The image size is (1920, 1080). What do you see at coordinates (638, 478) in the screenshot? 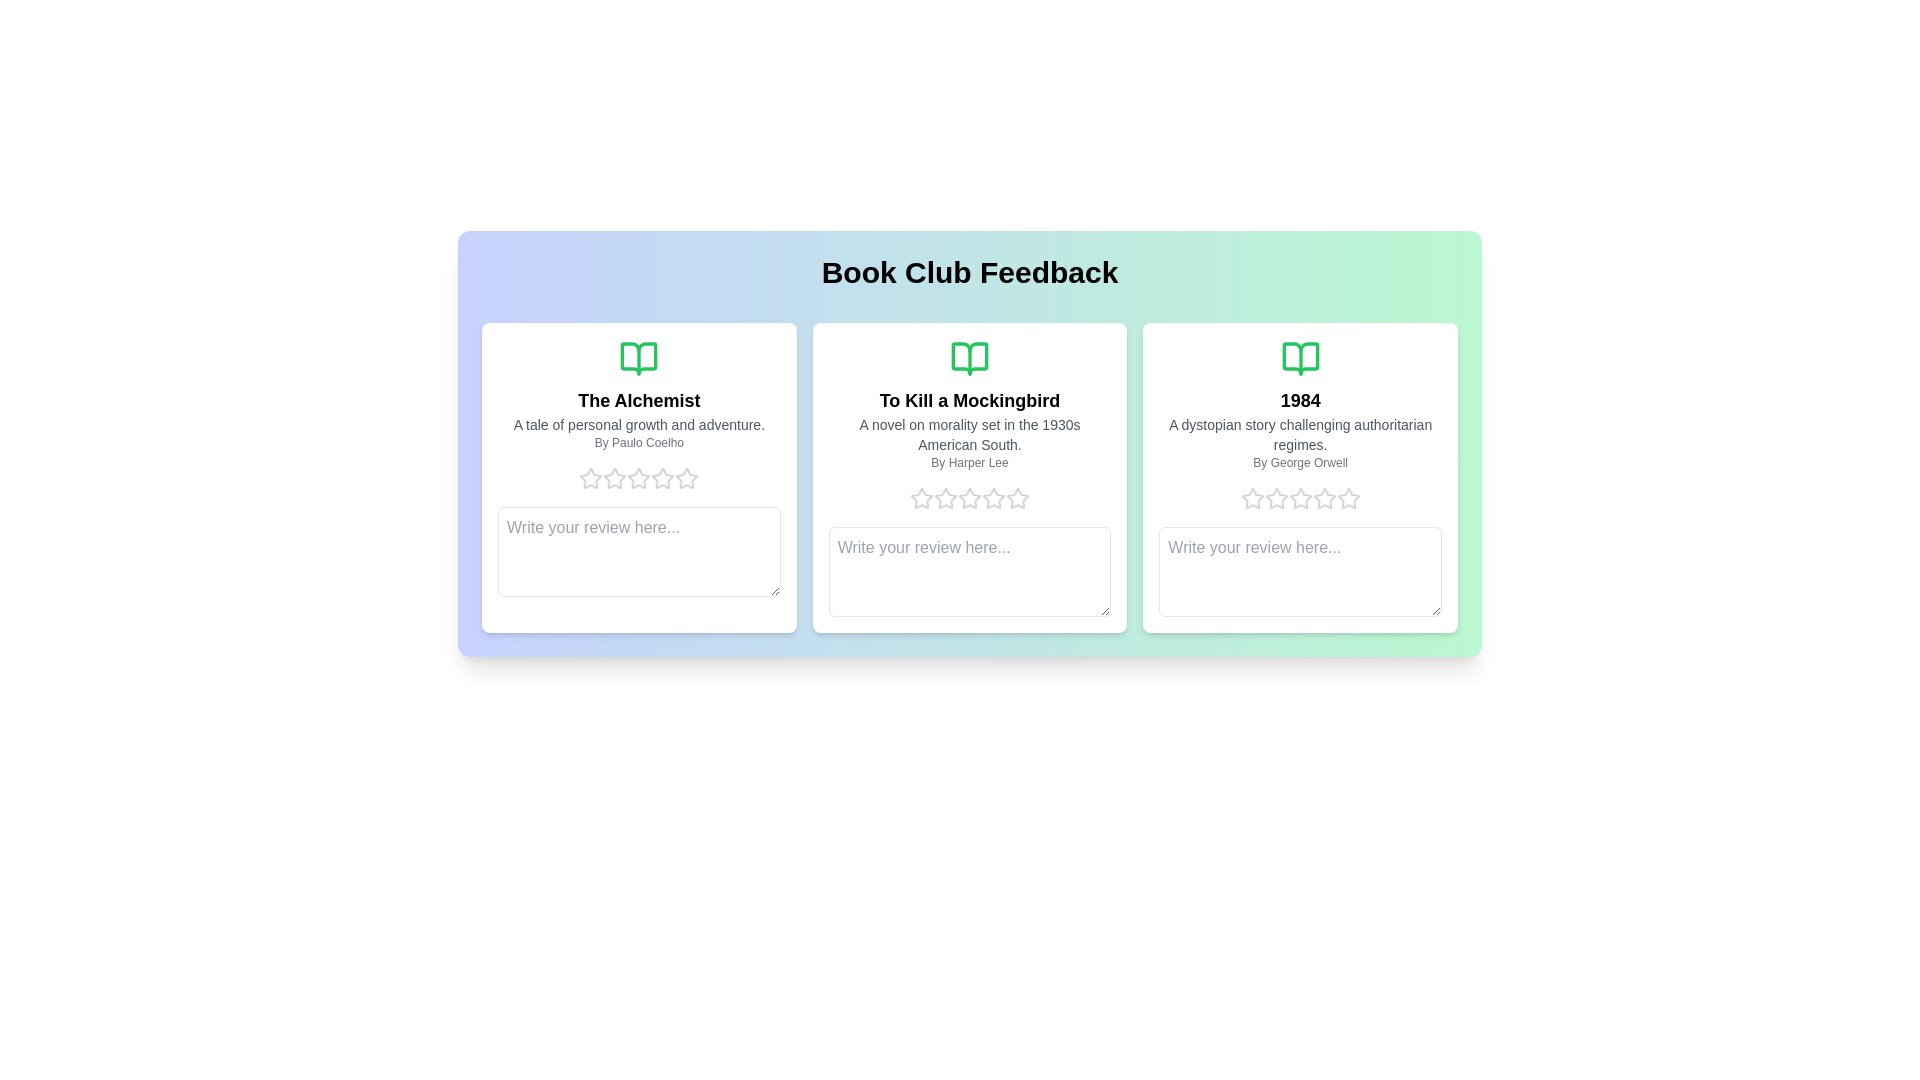
I see `the fourth star in the rating section below 'The Alchemist'` at bounding box center [638, 478].